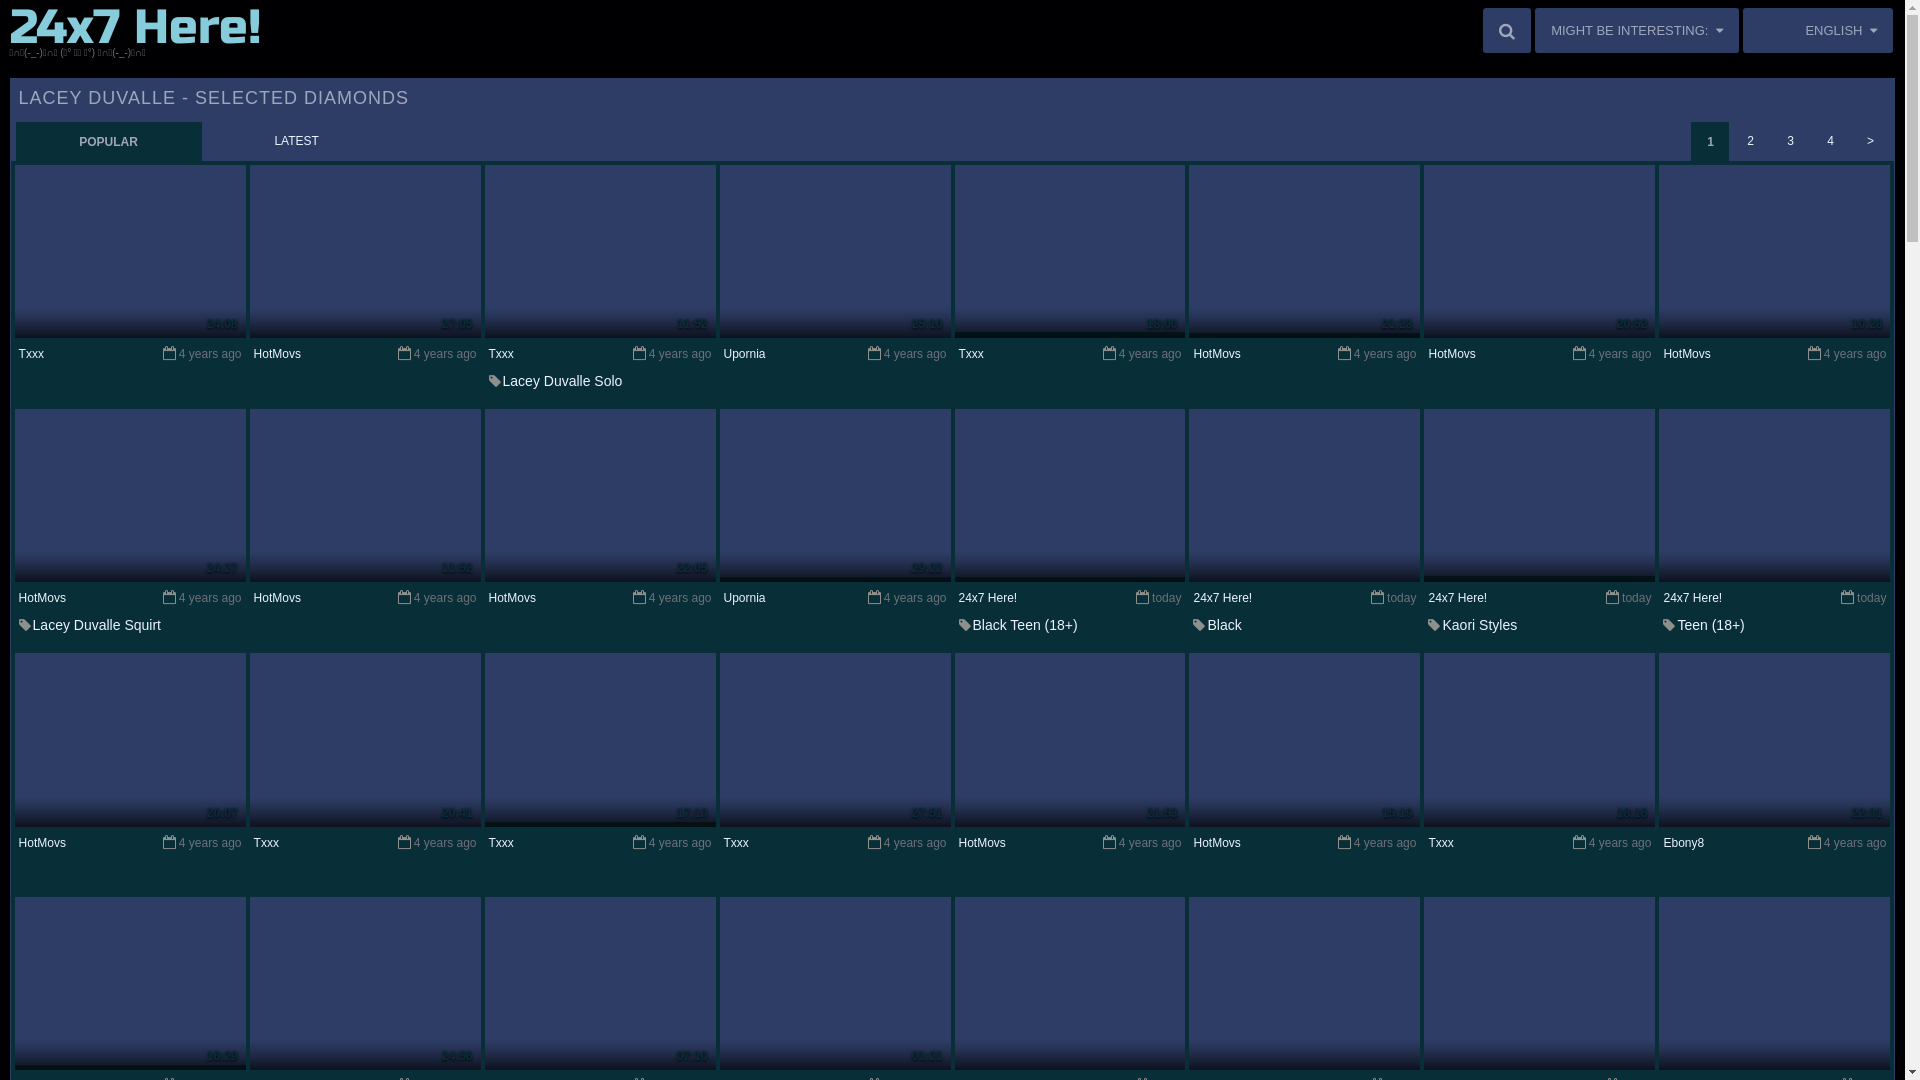 The height and width of the screenshot is (1080, 1920). Describe the element at coordinates (108, 140) in the screenshot. I see `'POPULAR'` at that location.